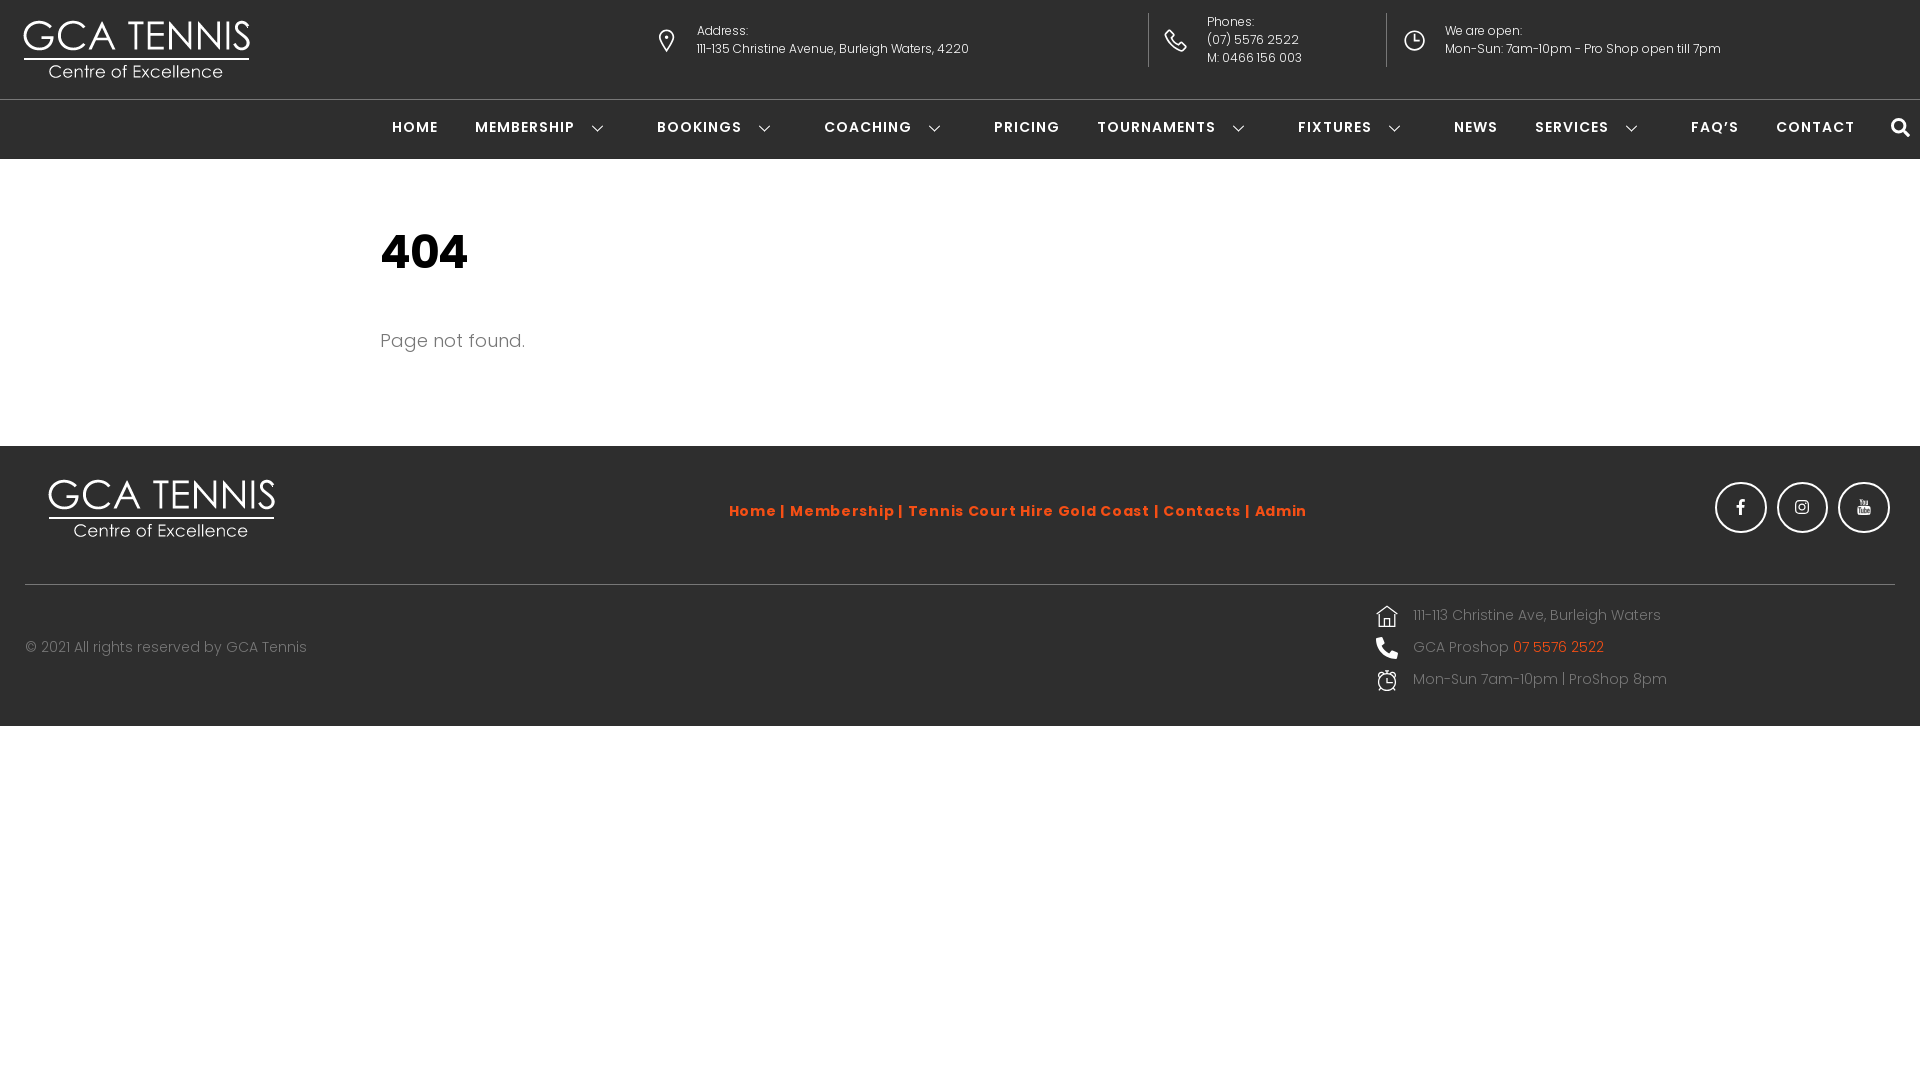  What do you see at coordinates (889, 127) in the screenshot?
I see `'COACHING'` at bounding box center [889, 127].